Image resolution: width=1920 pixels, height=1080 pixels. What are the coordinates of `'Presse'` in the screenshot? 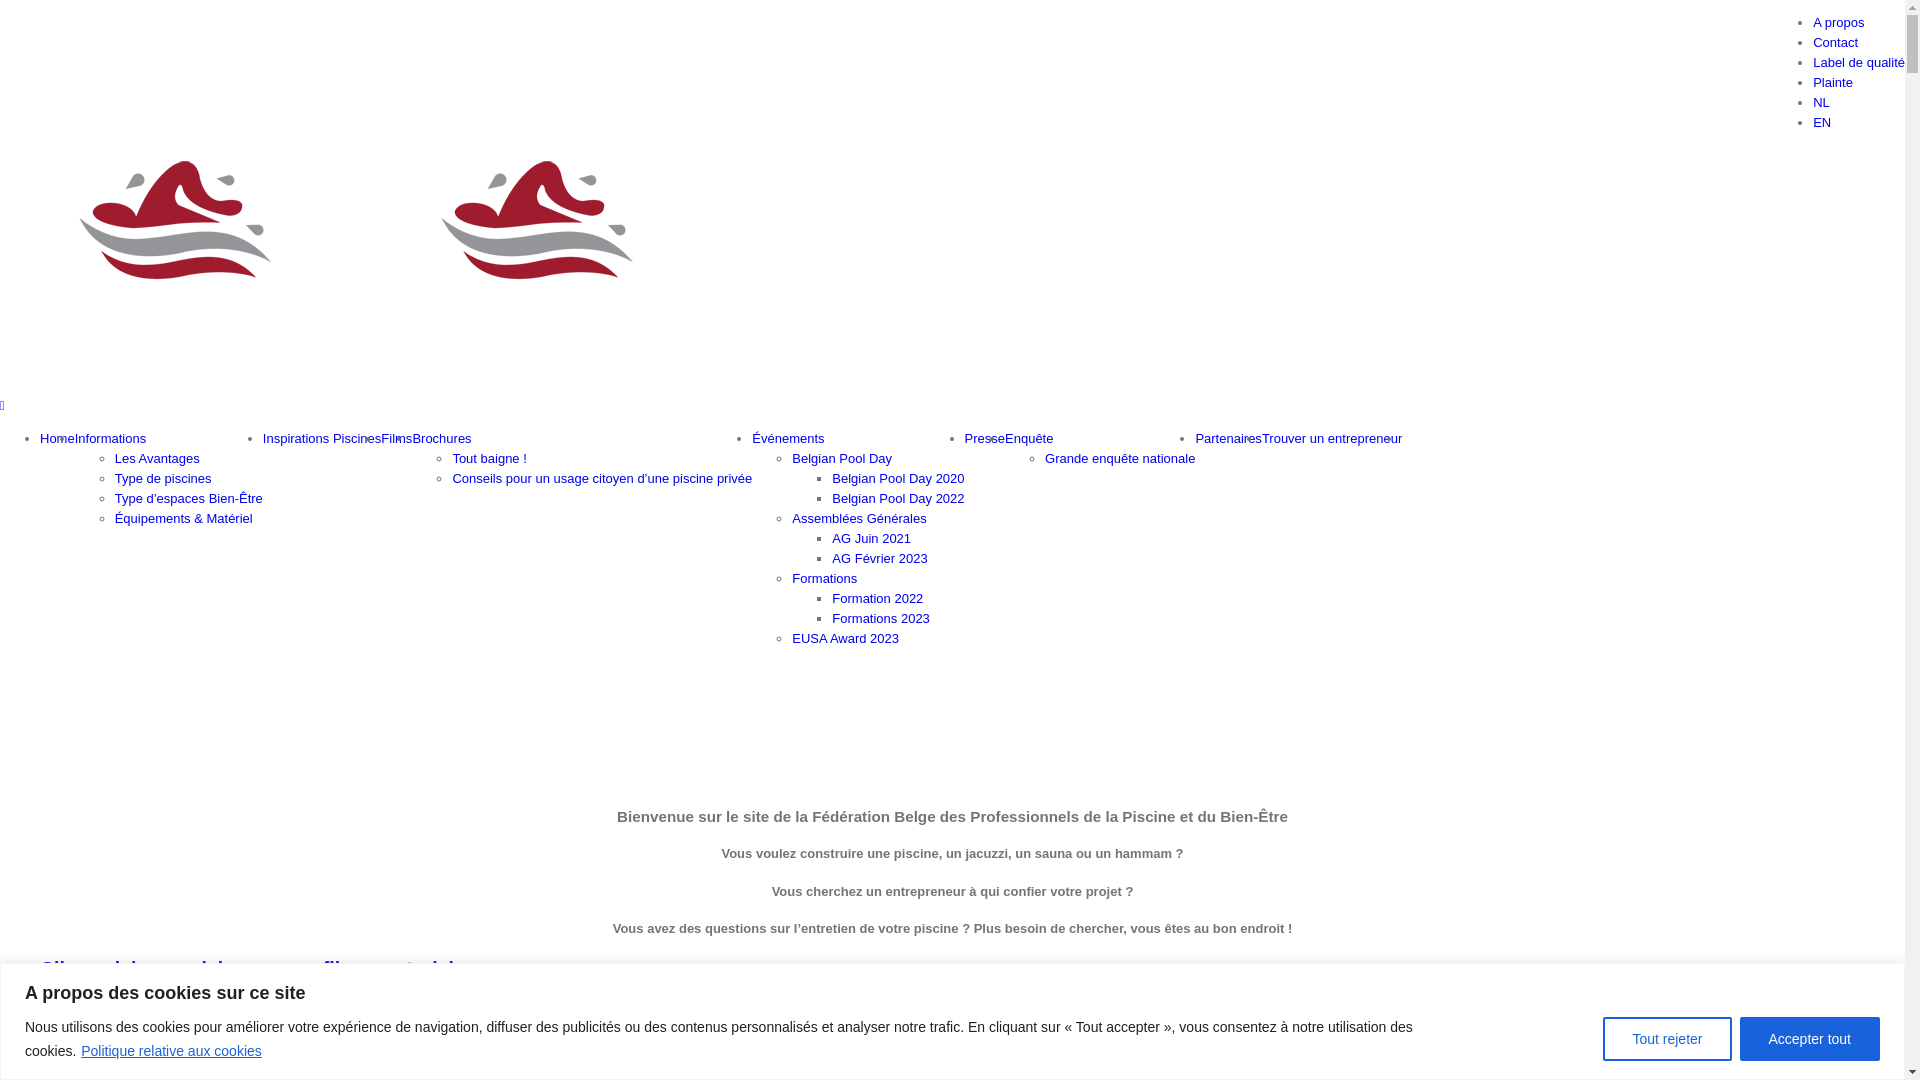 It's located at (984, 437).